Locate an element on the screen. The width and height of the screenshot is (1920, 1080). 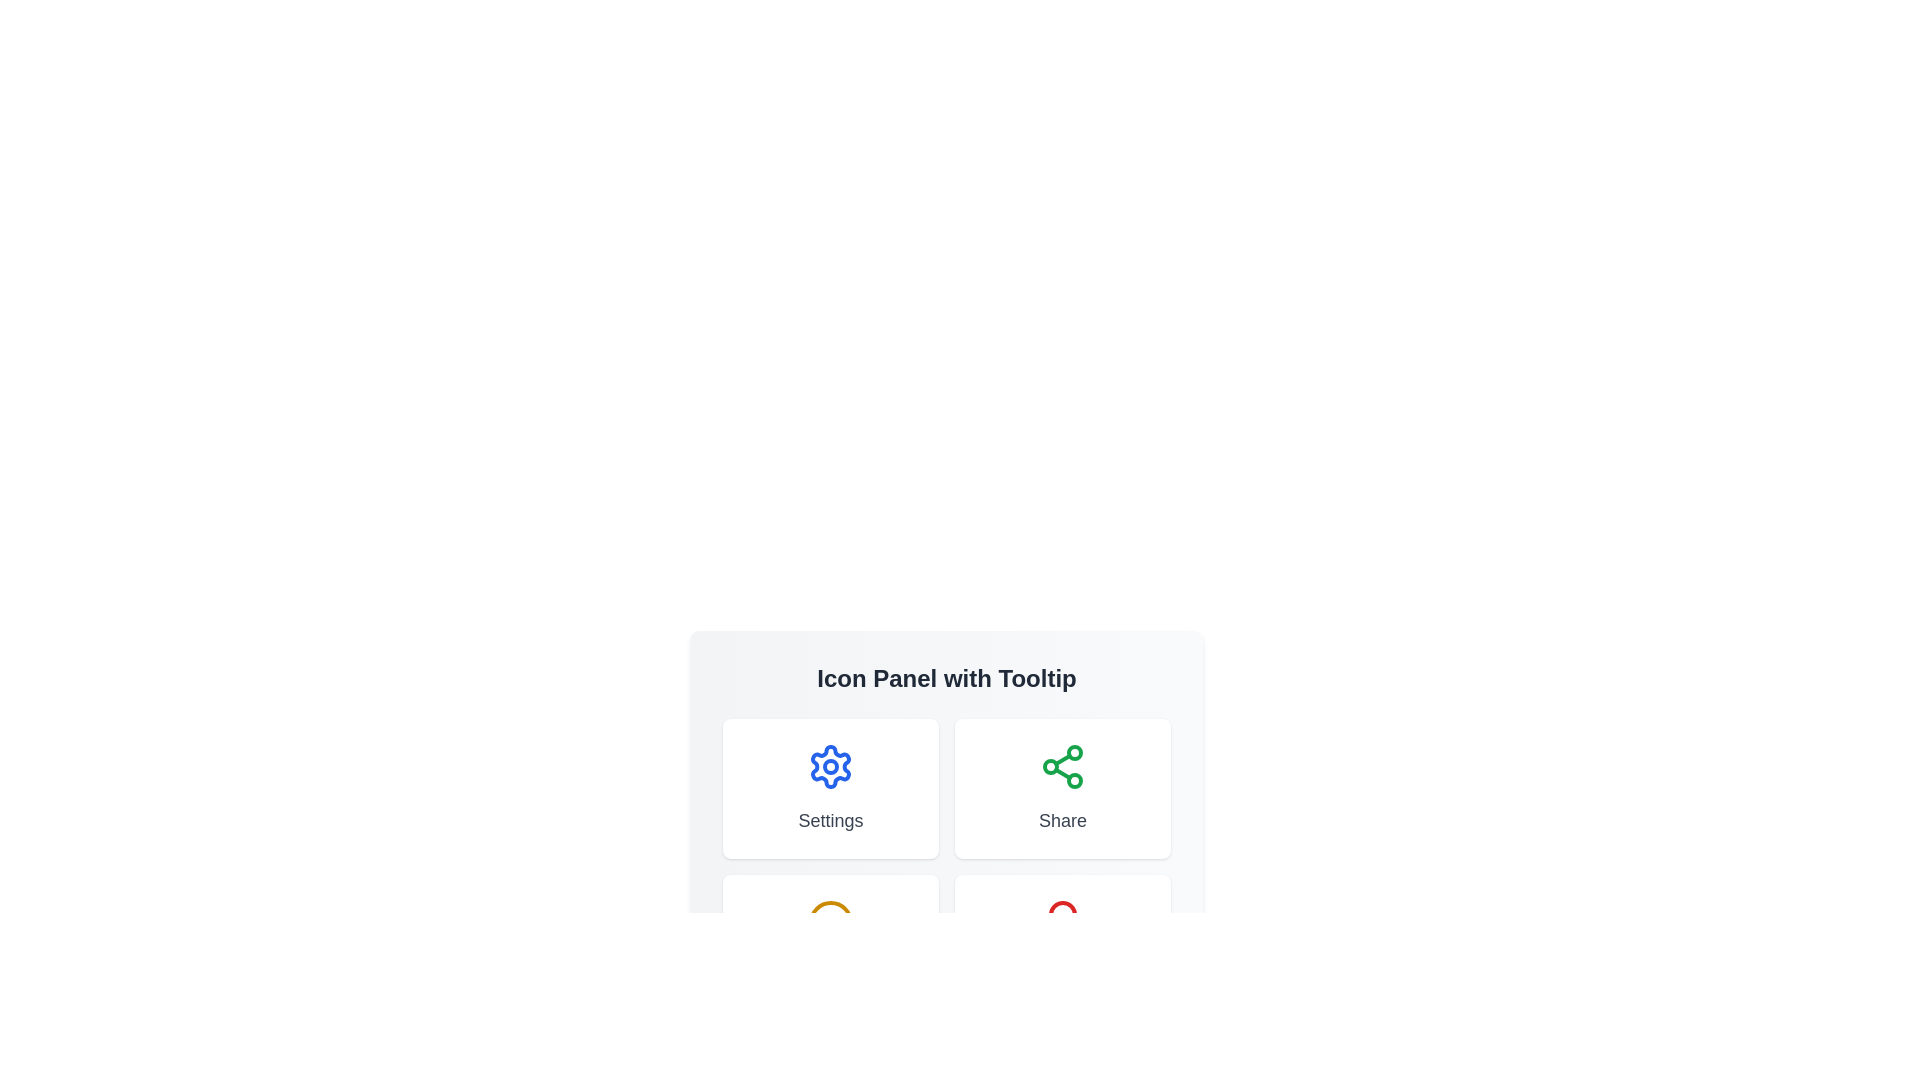
the settings button located at the top left corner of the grid layout is located at coordinates (830, 788).